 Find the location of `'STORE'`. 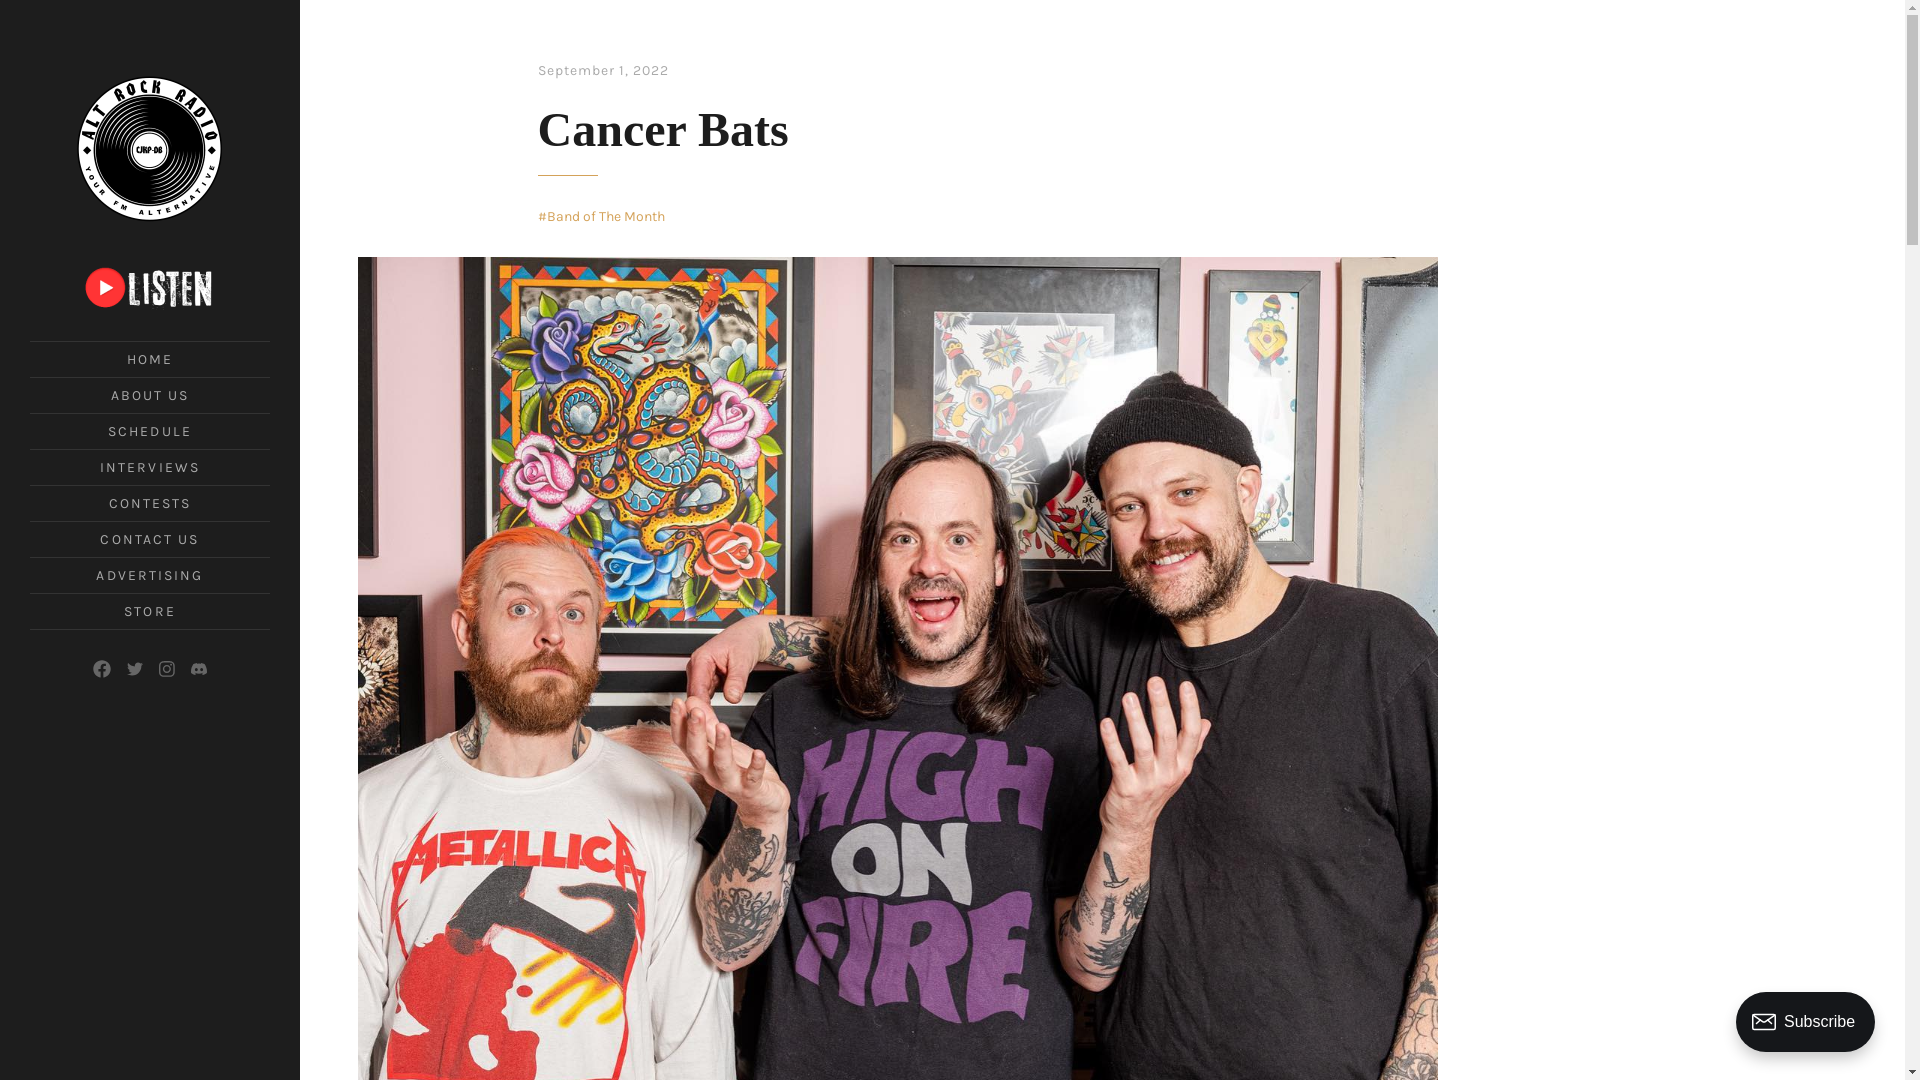

'STORE' is located at coordinates (148, 610).